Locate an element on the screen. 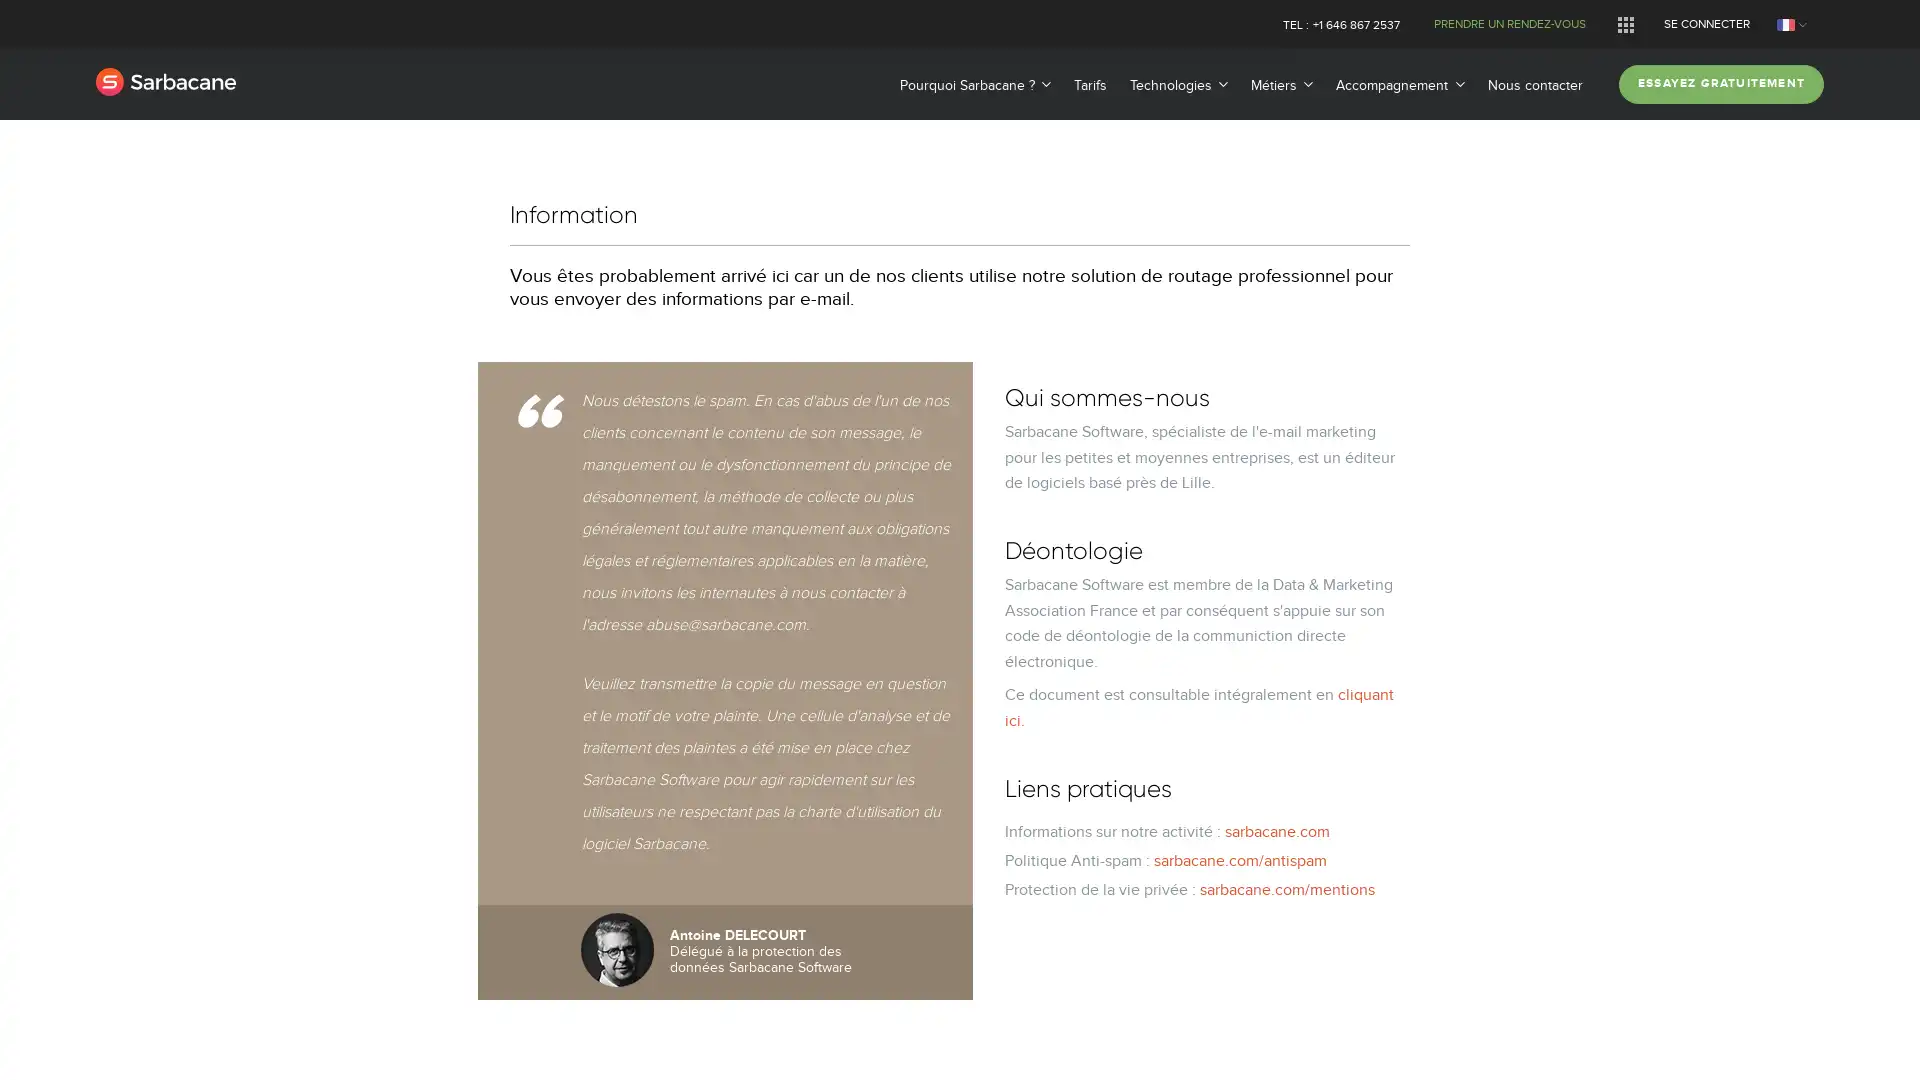 The width and height of the screenshot is (1920, 1080). Je choisis is located at coordinates (960, 676).